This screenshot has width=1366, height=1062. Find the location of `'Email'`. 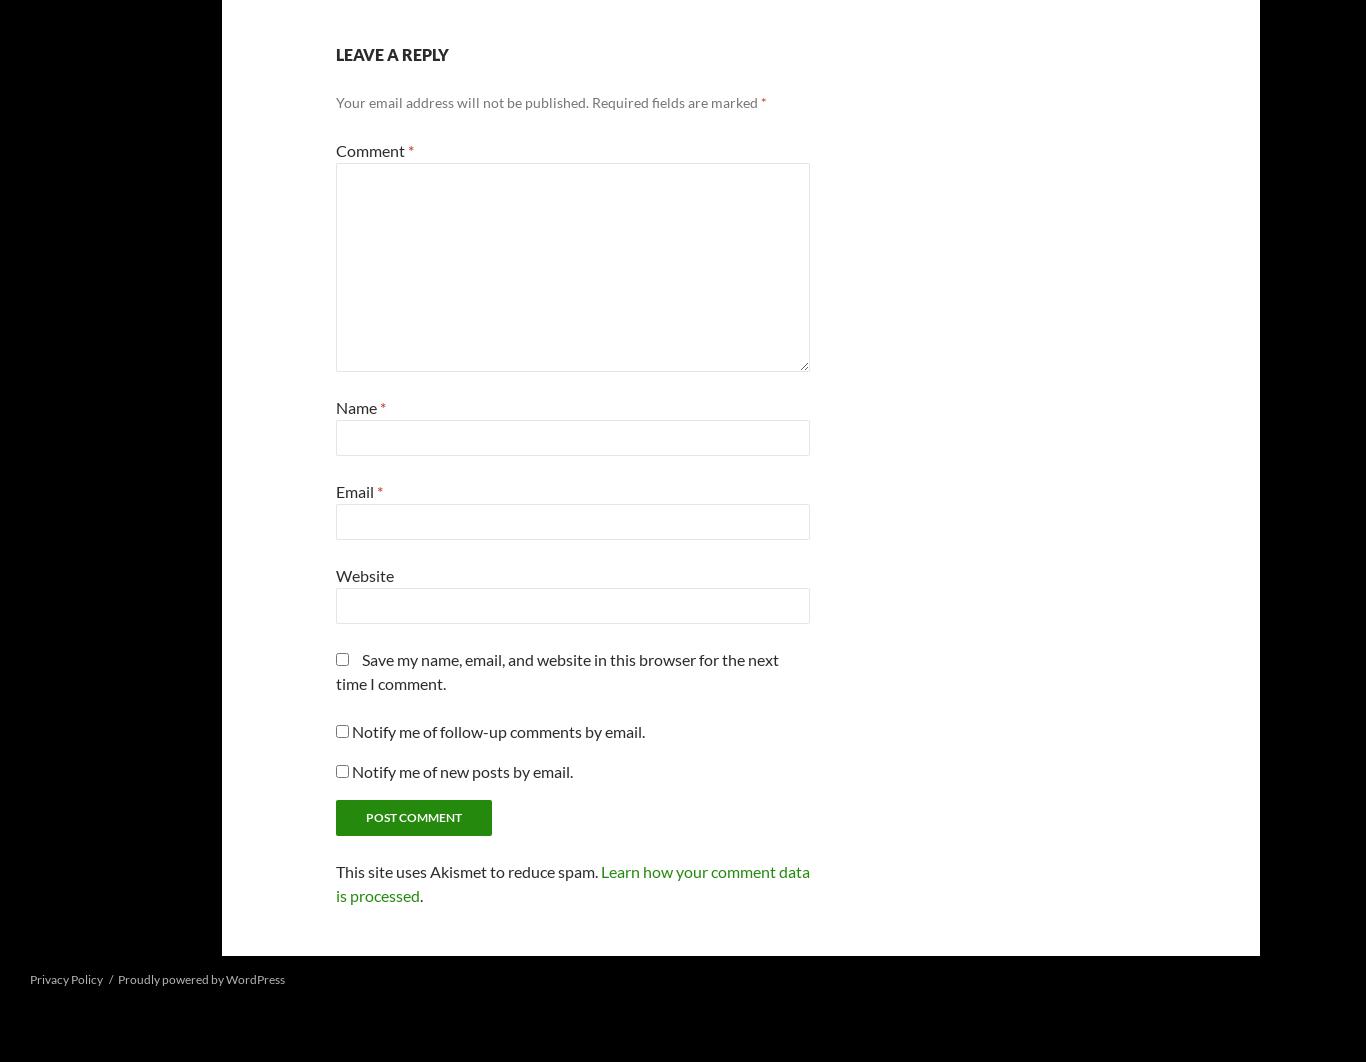

'Email' is located at coordinates (336, 490).